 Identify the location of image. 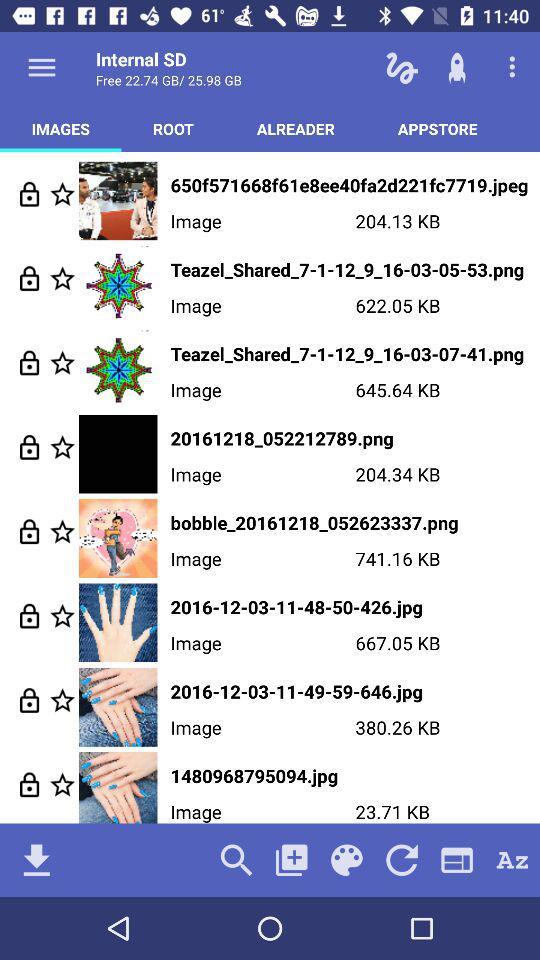
(62, 700).